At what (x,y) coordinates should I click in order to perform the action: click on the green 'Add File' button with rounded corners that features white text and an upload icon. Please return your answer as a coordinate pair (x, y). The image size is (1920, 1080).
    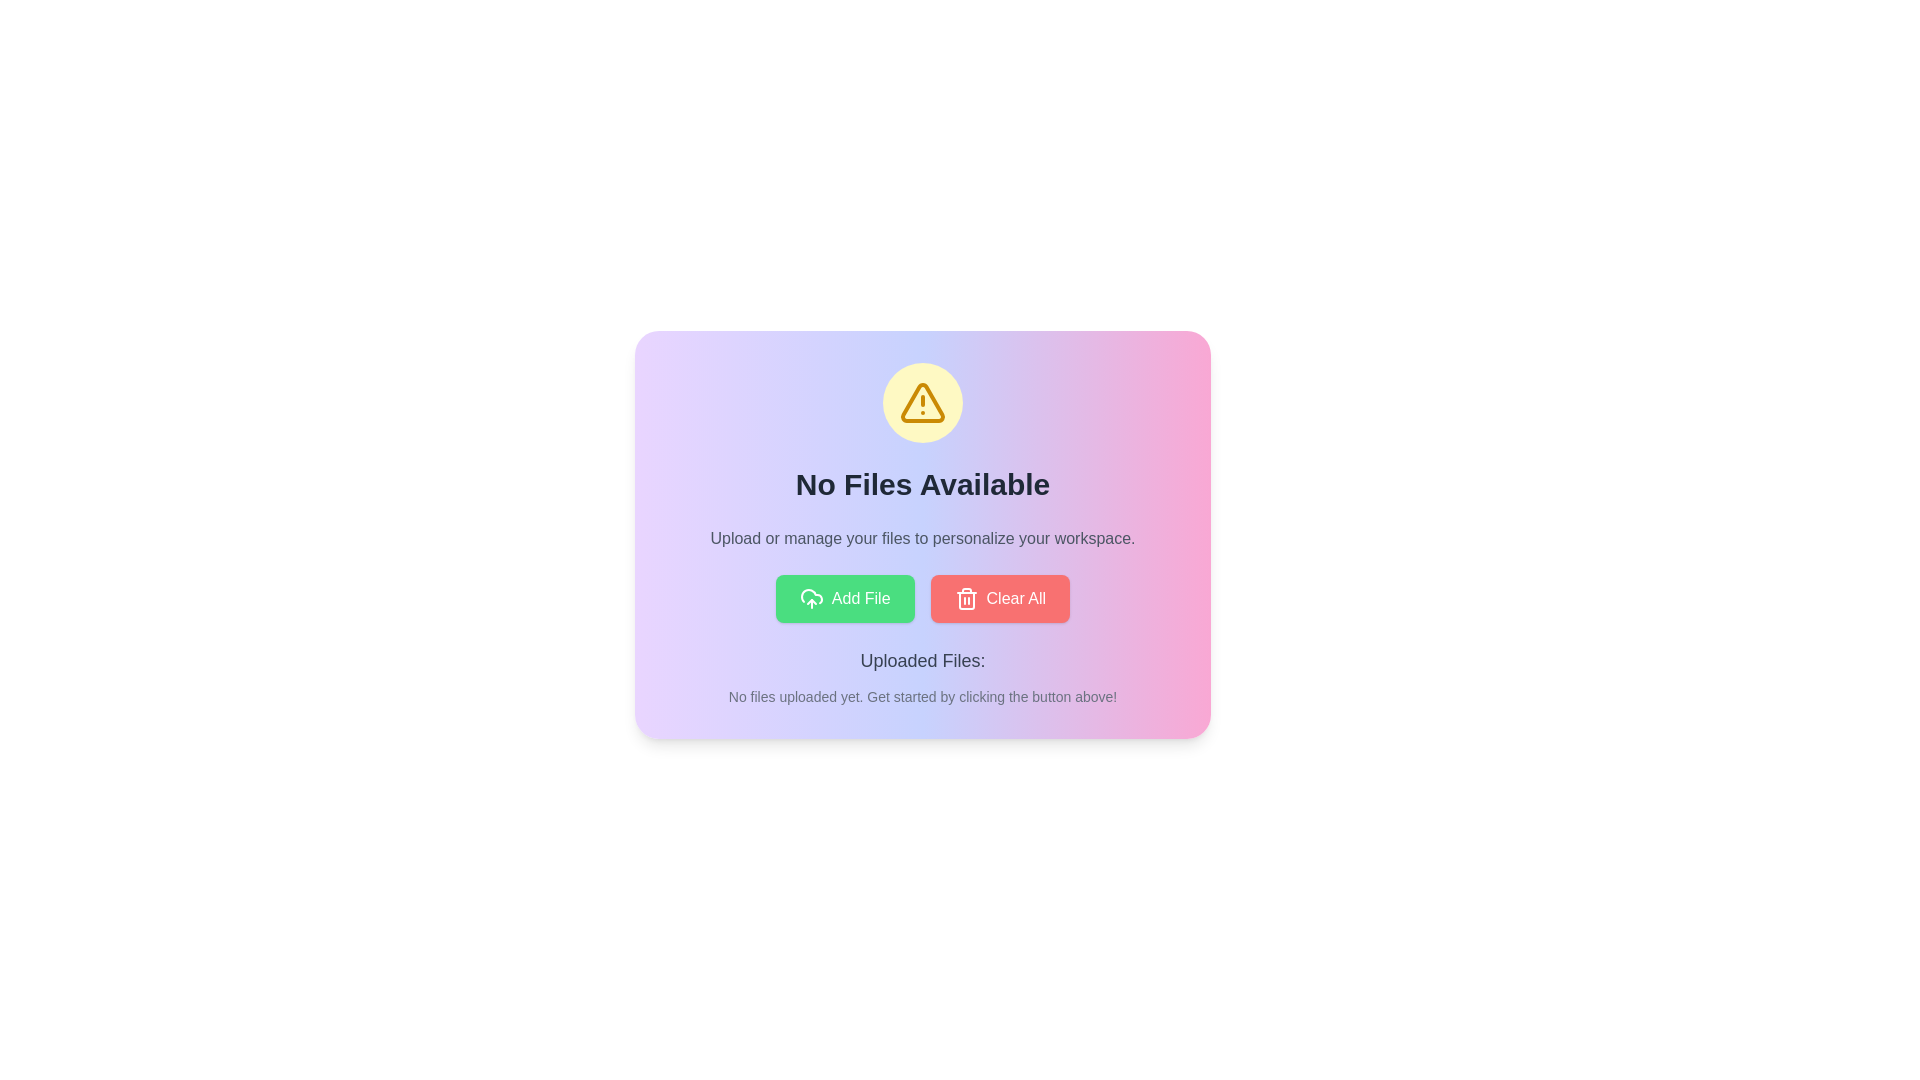
    Looking at the image, I should click on (845, 597).